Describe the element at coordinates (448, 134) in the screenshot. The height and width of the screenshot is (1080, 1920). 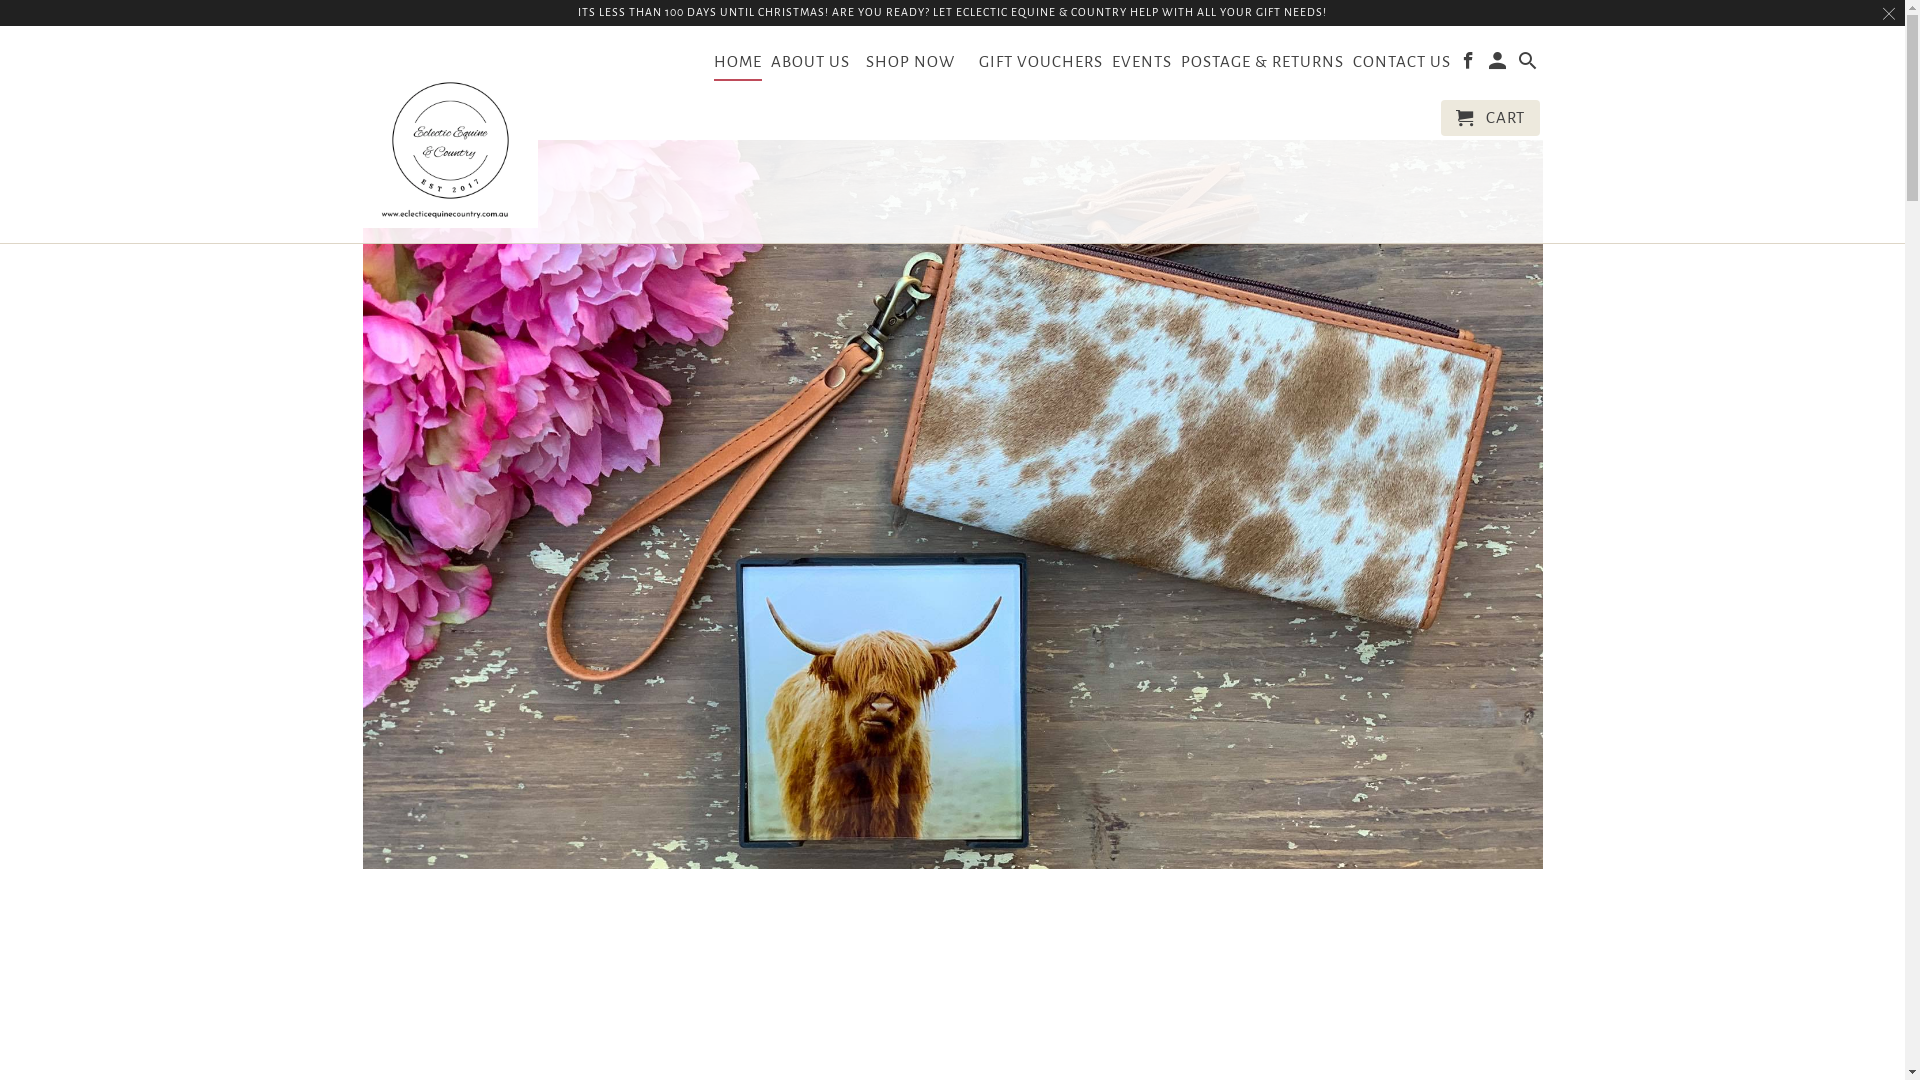
I see `'Eclectic Equine & Country'` at that location.